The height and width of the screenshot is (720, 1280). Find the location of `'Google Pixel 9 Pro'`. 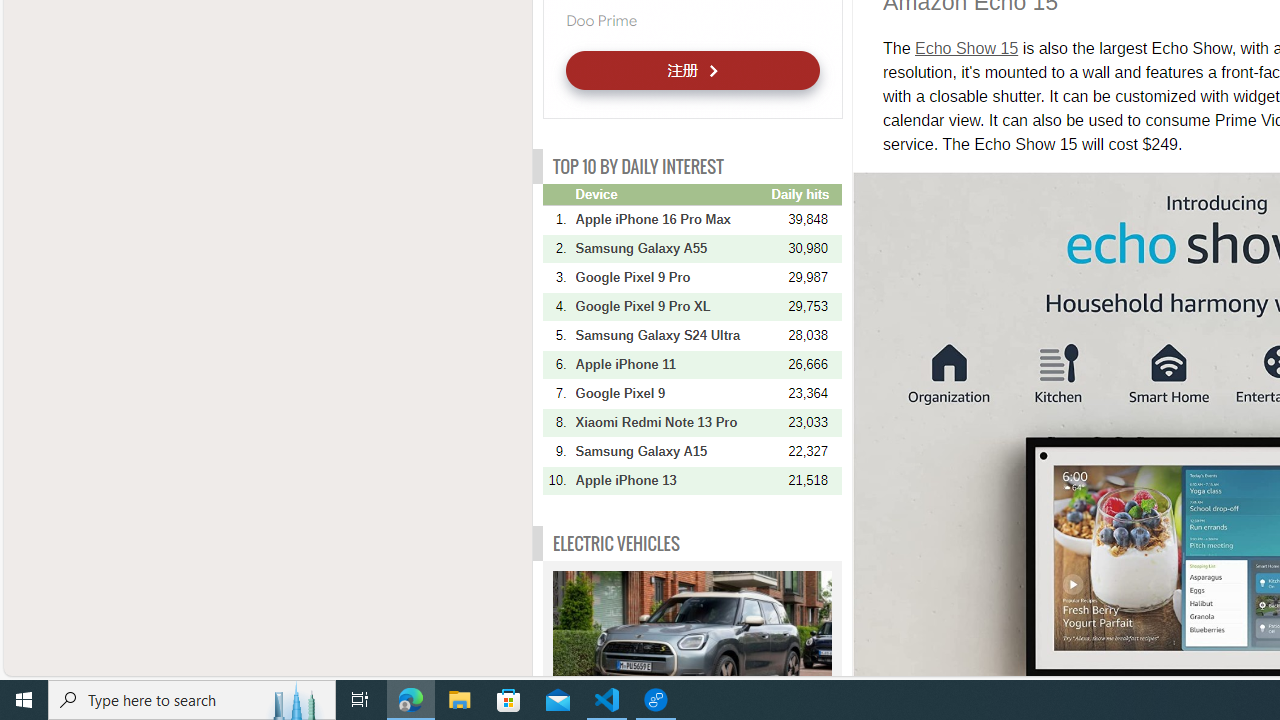

'Google Pixel 9 Pro' is located at coordinates (671, 277).